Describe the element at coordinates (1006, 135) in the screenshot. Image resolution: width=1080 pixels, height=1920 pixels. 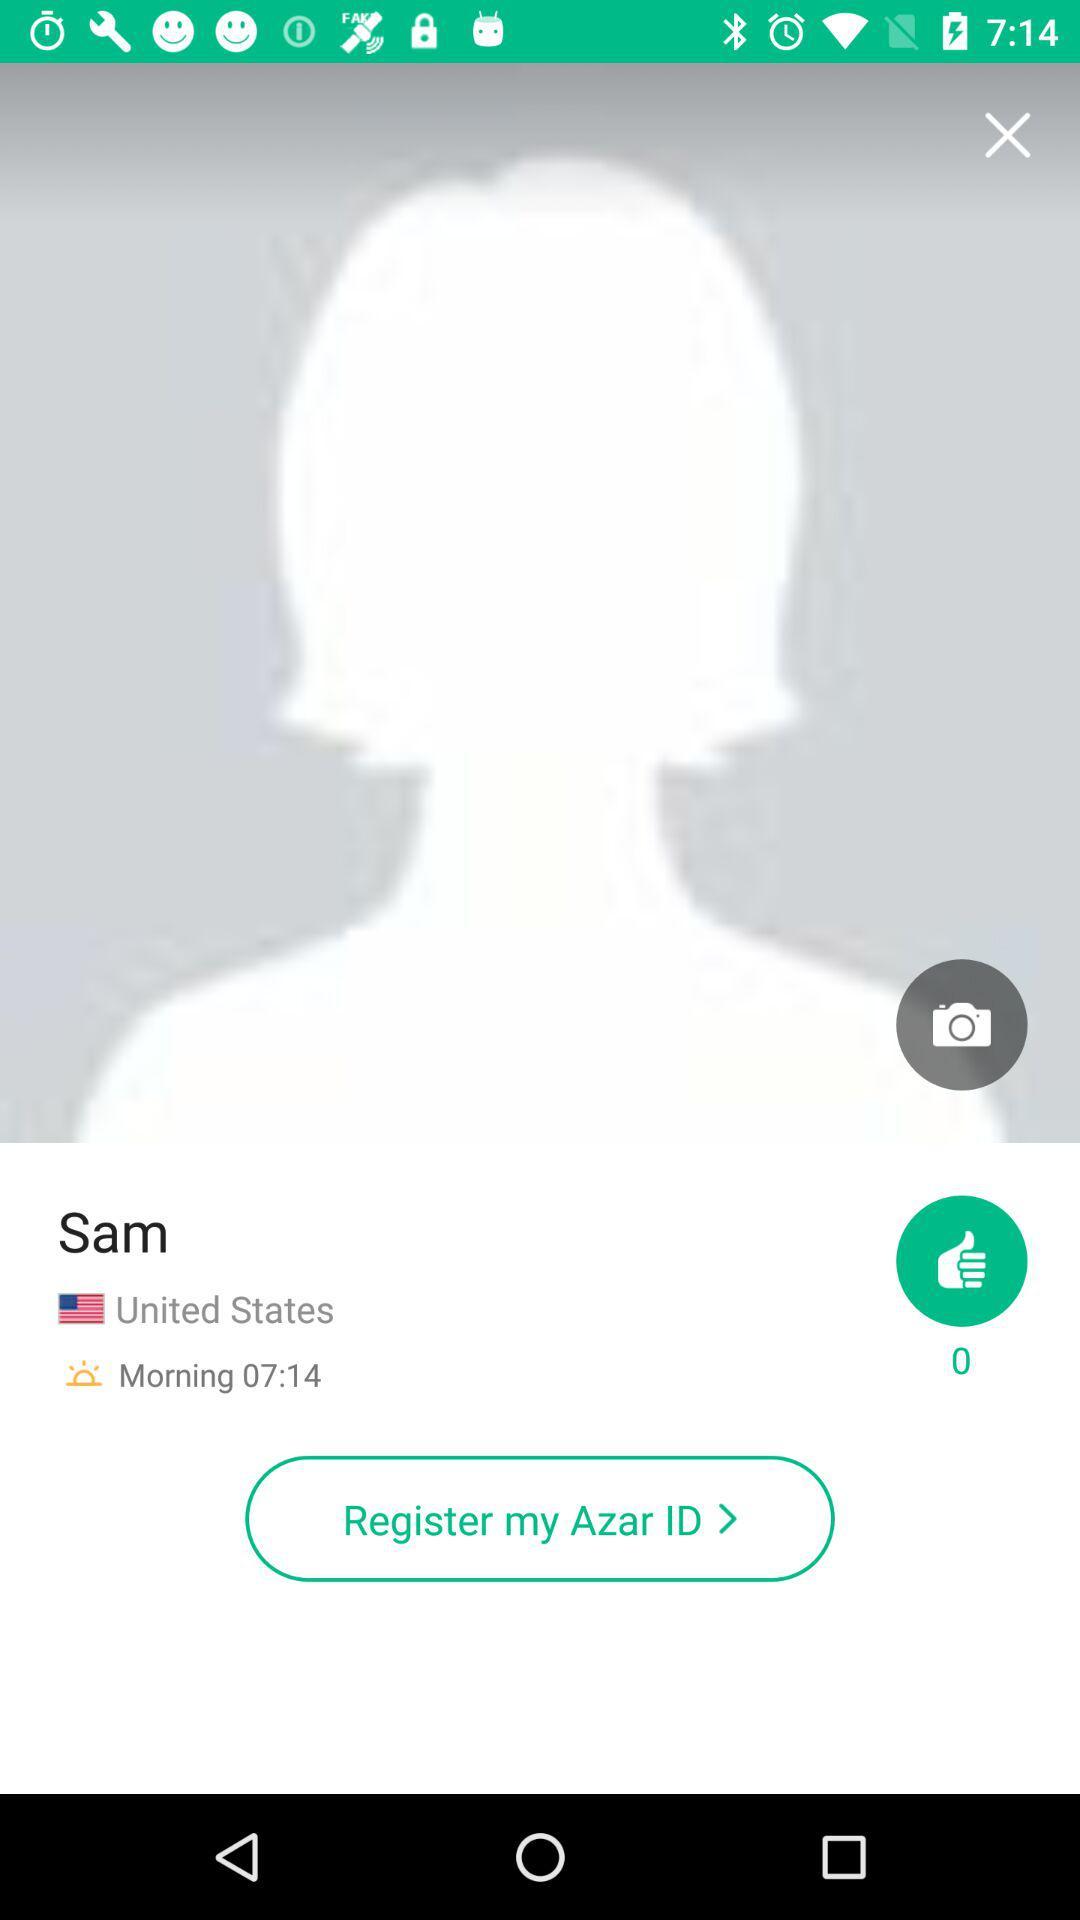
I see `item at the top right corner` at that location.